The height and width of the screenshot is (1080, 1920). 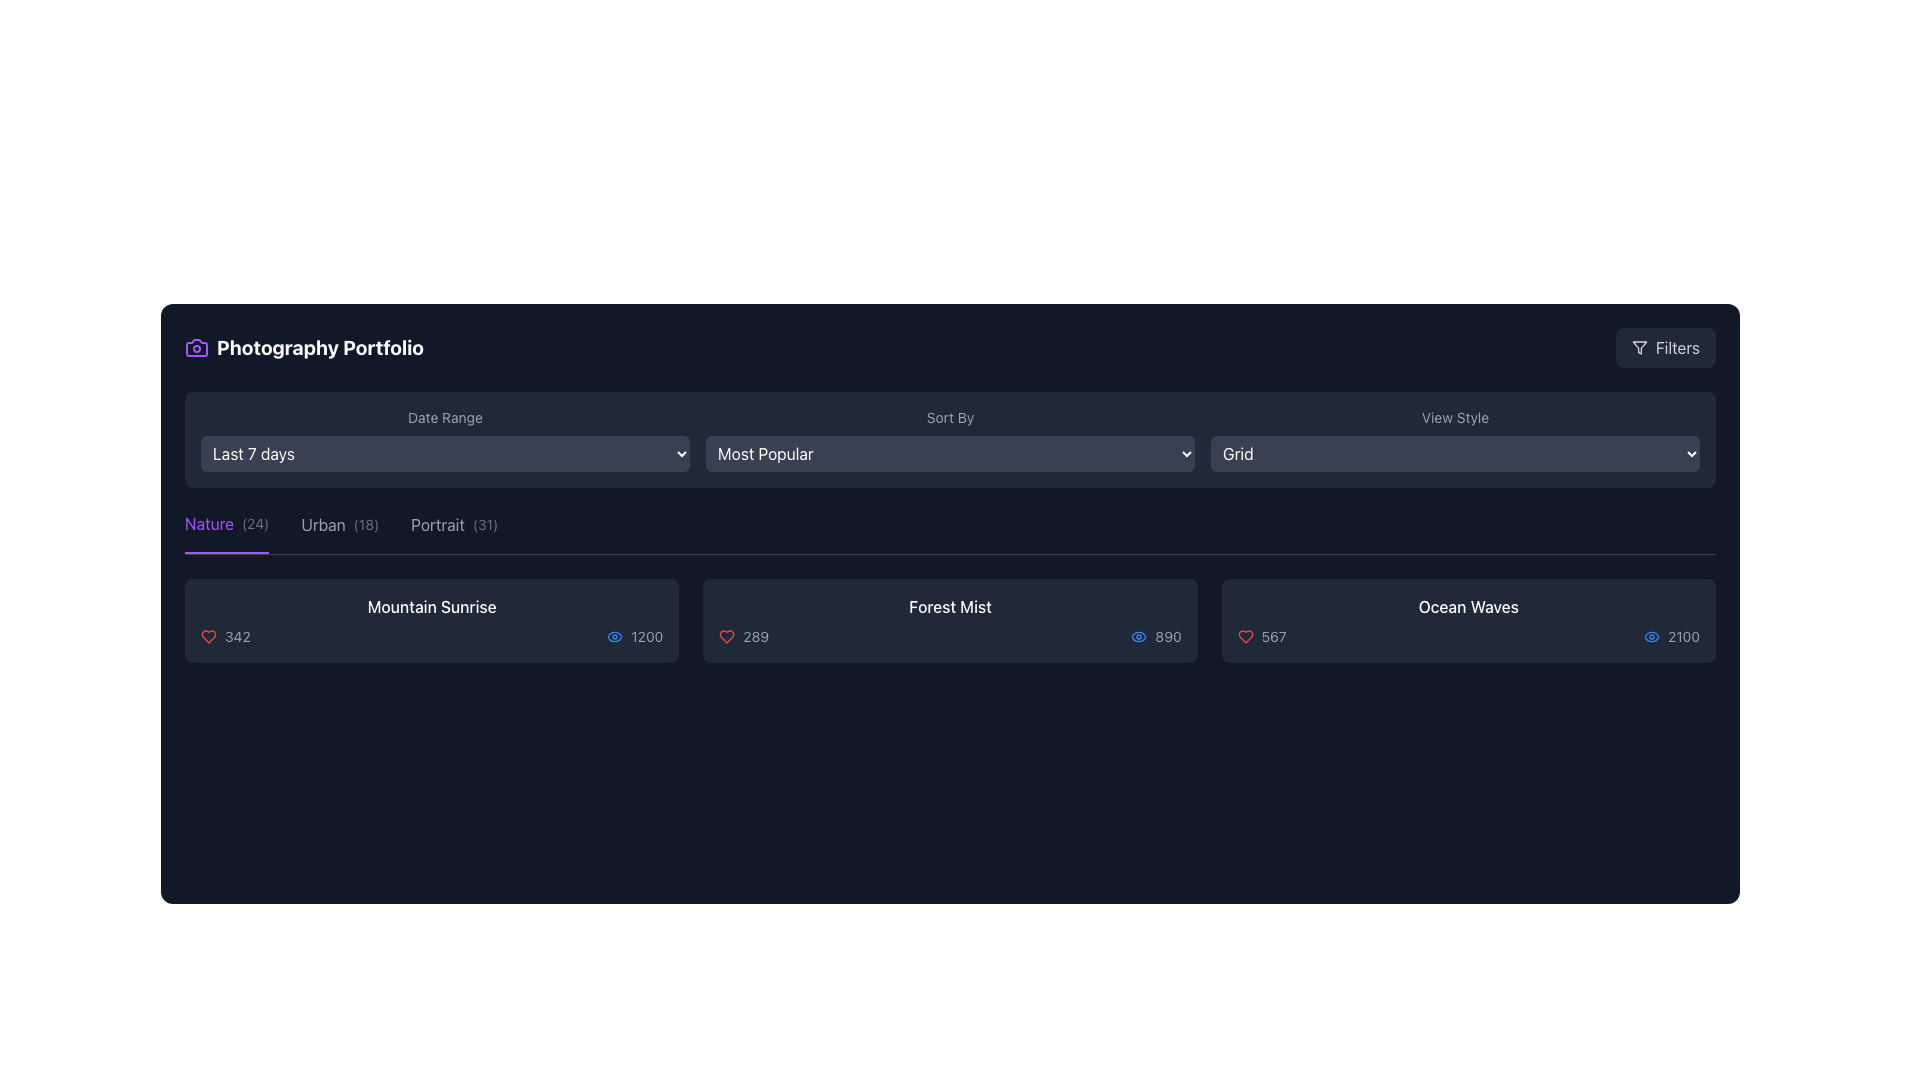 What do you see at coordinates (1455, 454) in the screenshot?
I see `the Dropdown menu button labeled 'Grid' with rounded corners and a dark gray background` at bounding box center [1455, 454].